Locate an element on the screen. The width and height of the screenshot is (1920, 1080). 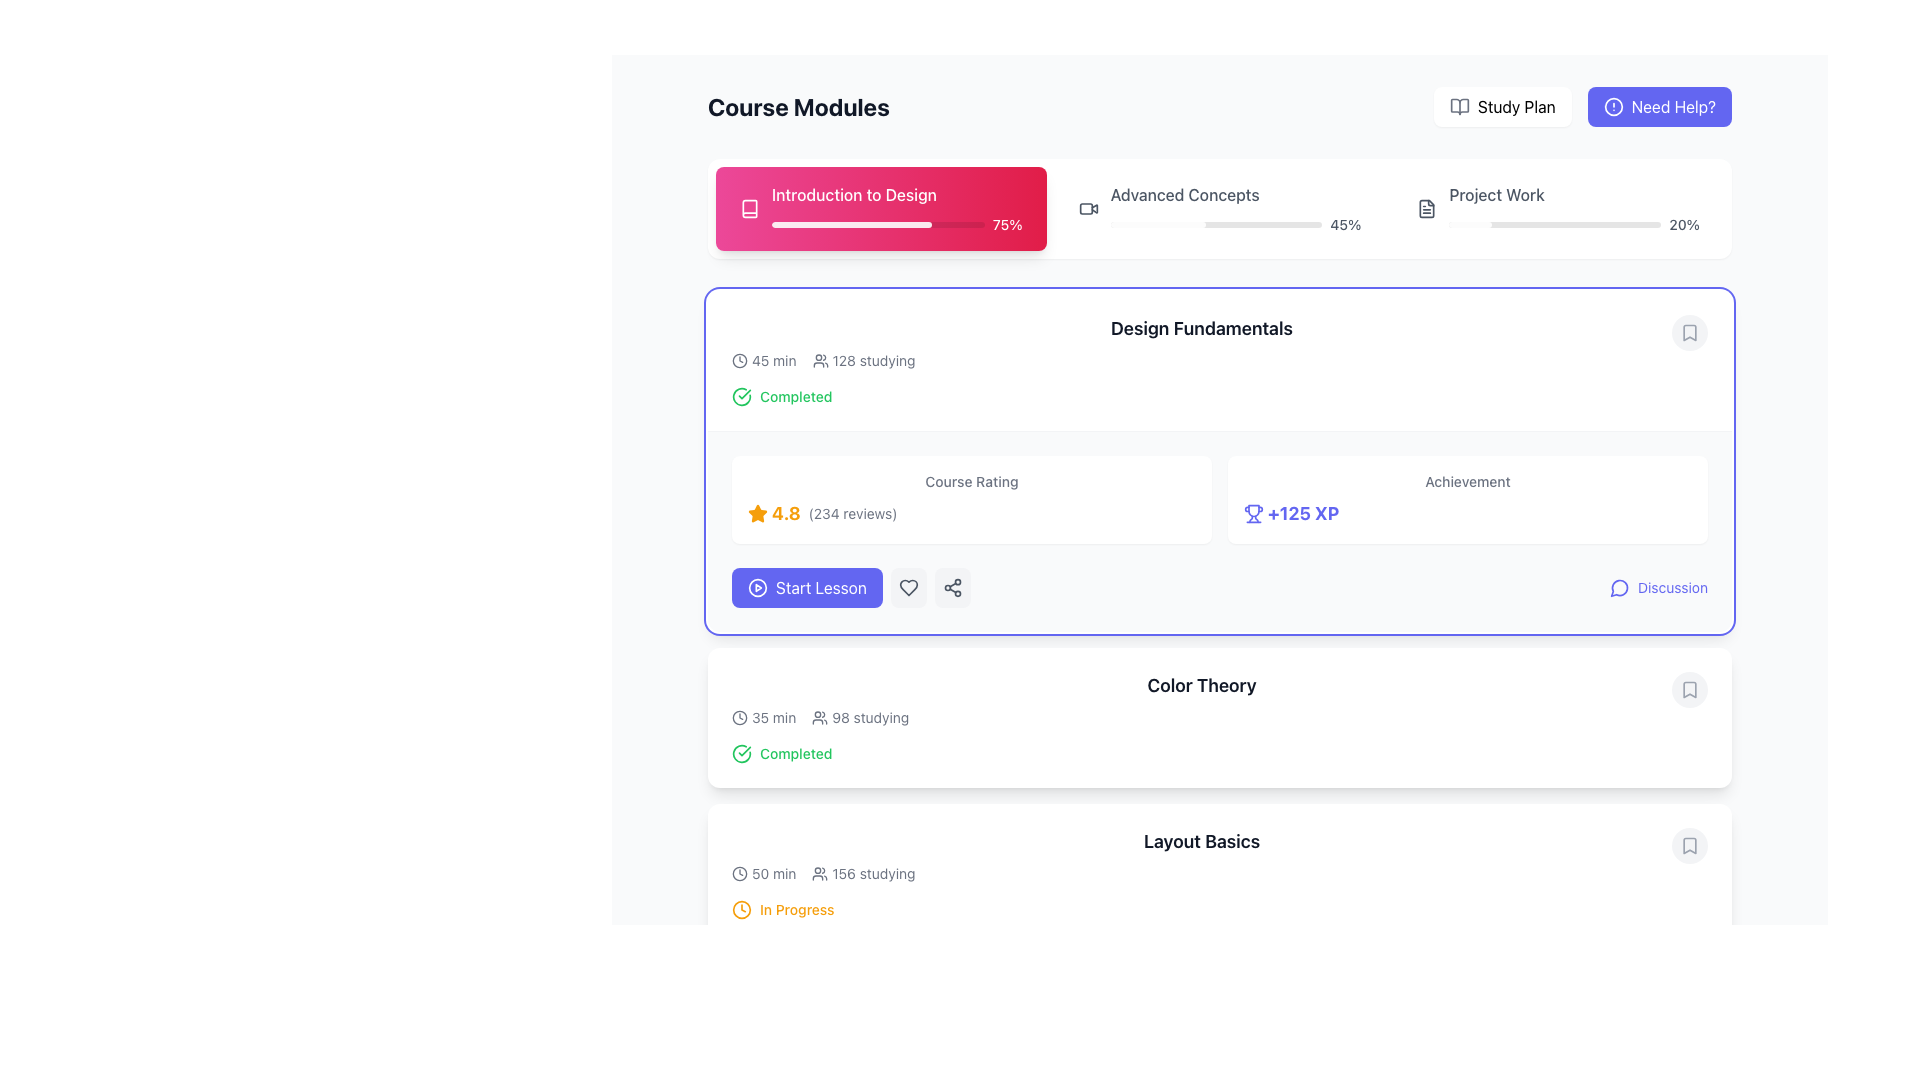
the progress tracker component for 'Project Work' is located at coordinates (1557, 208).